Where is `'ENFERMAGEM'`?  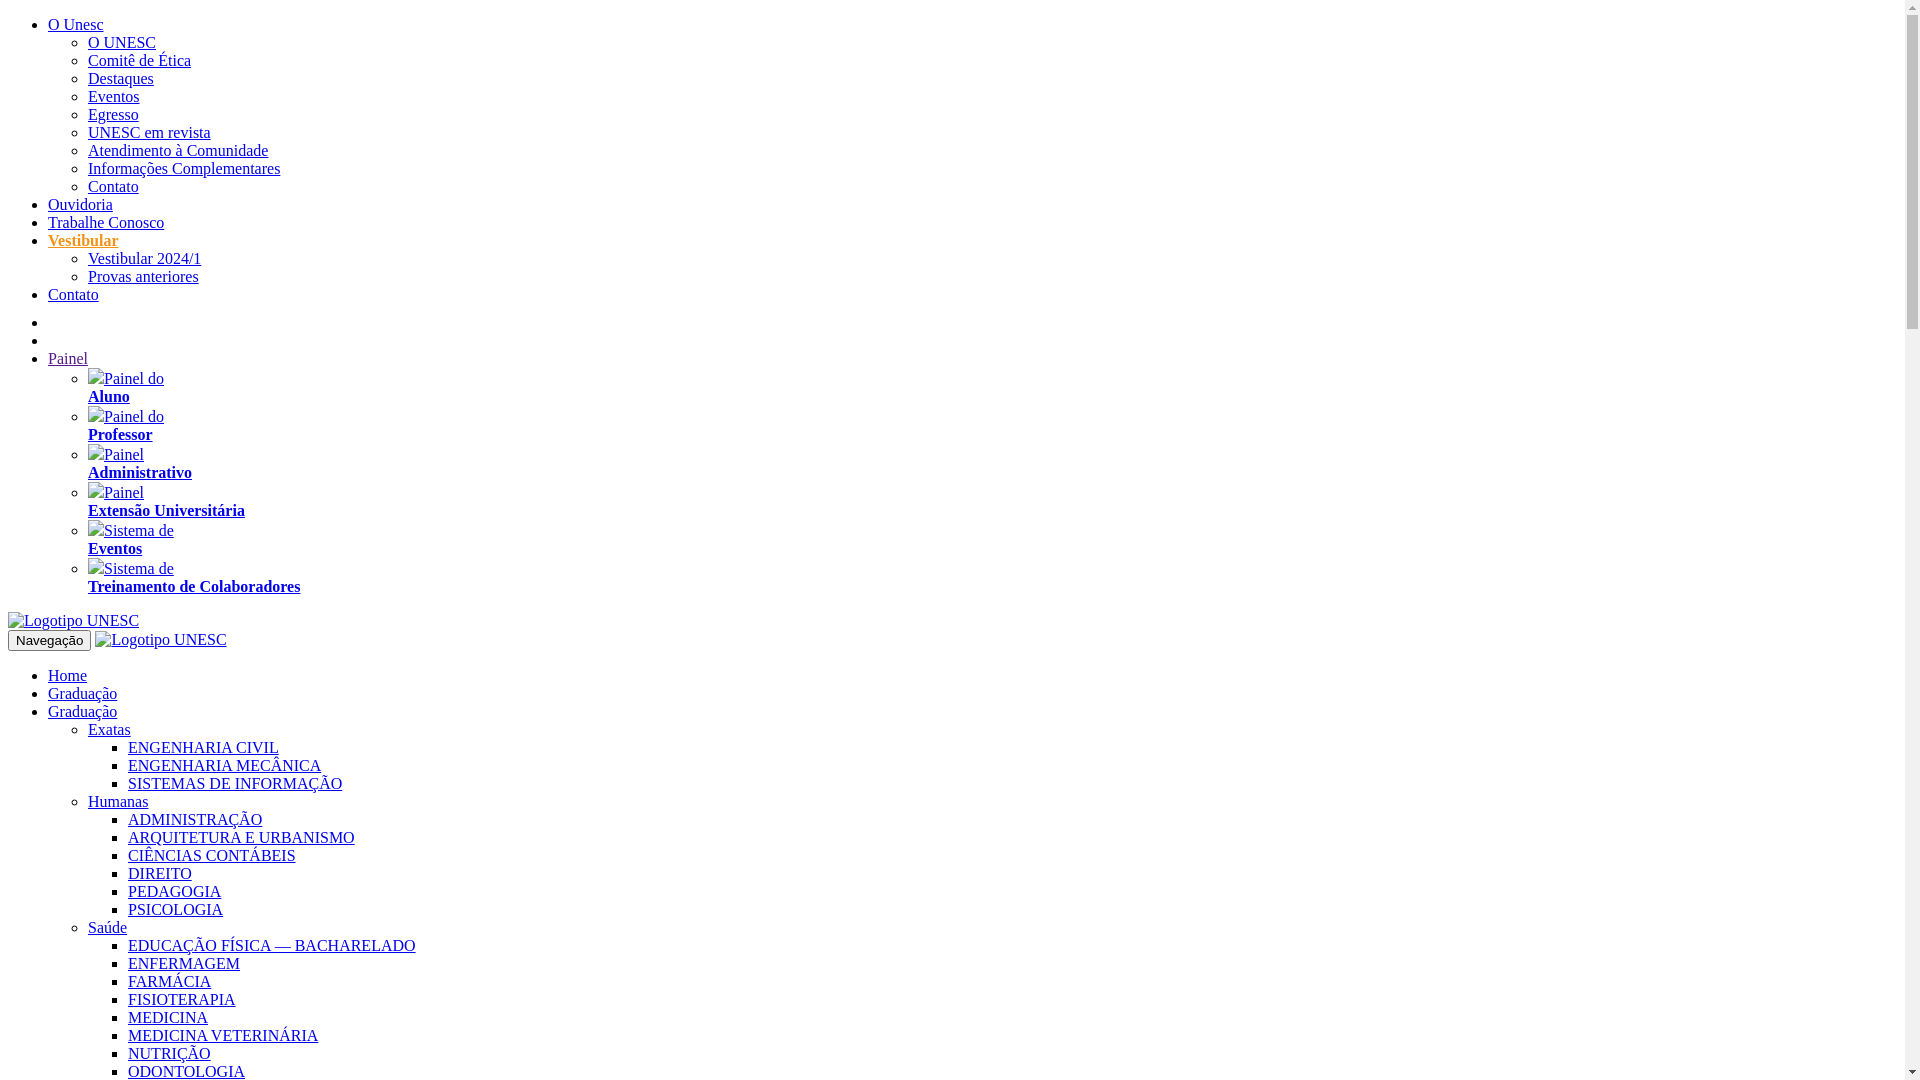 'ENFERMAGEM' is located at coordinates (183, 962).